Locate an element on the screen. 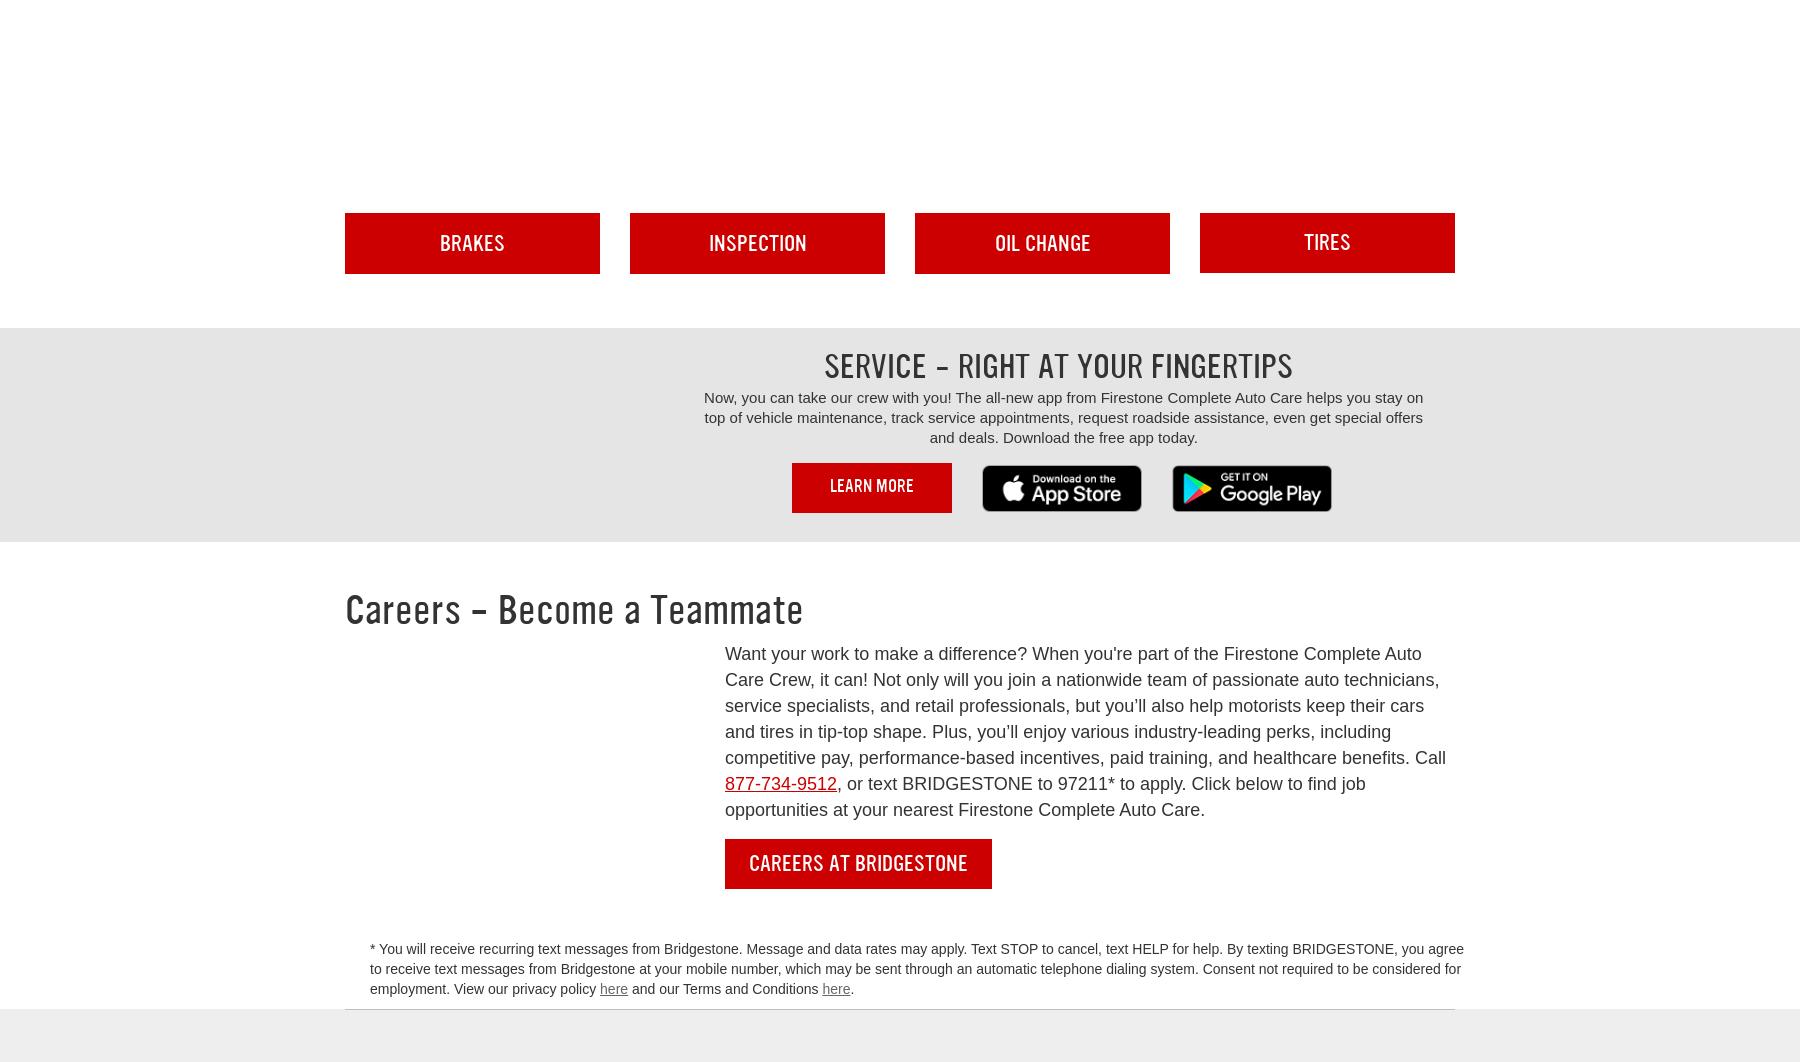  'TIRES' is located at coordinates (1327, 242).